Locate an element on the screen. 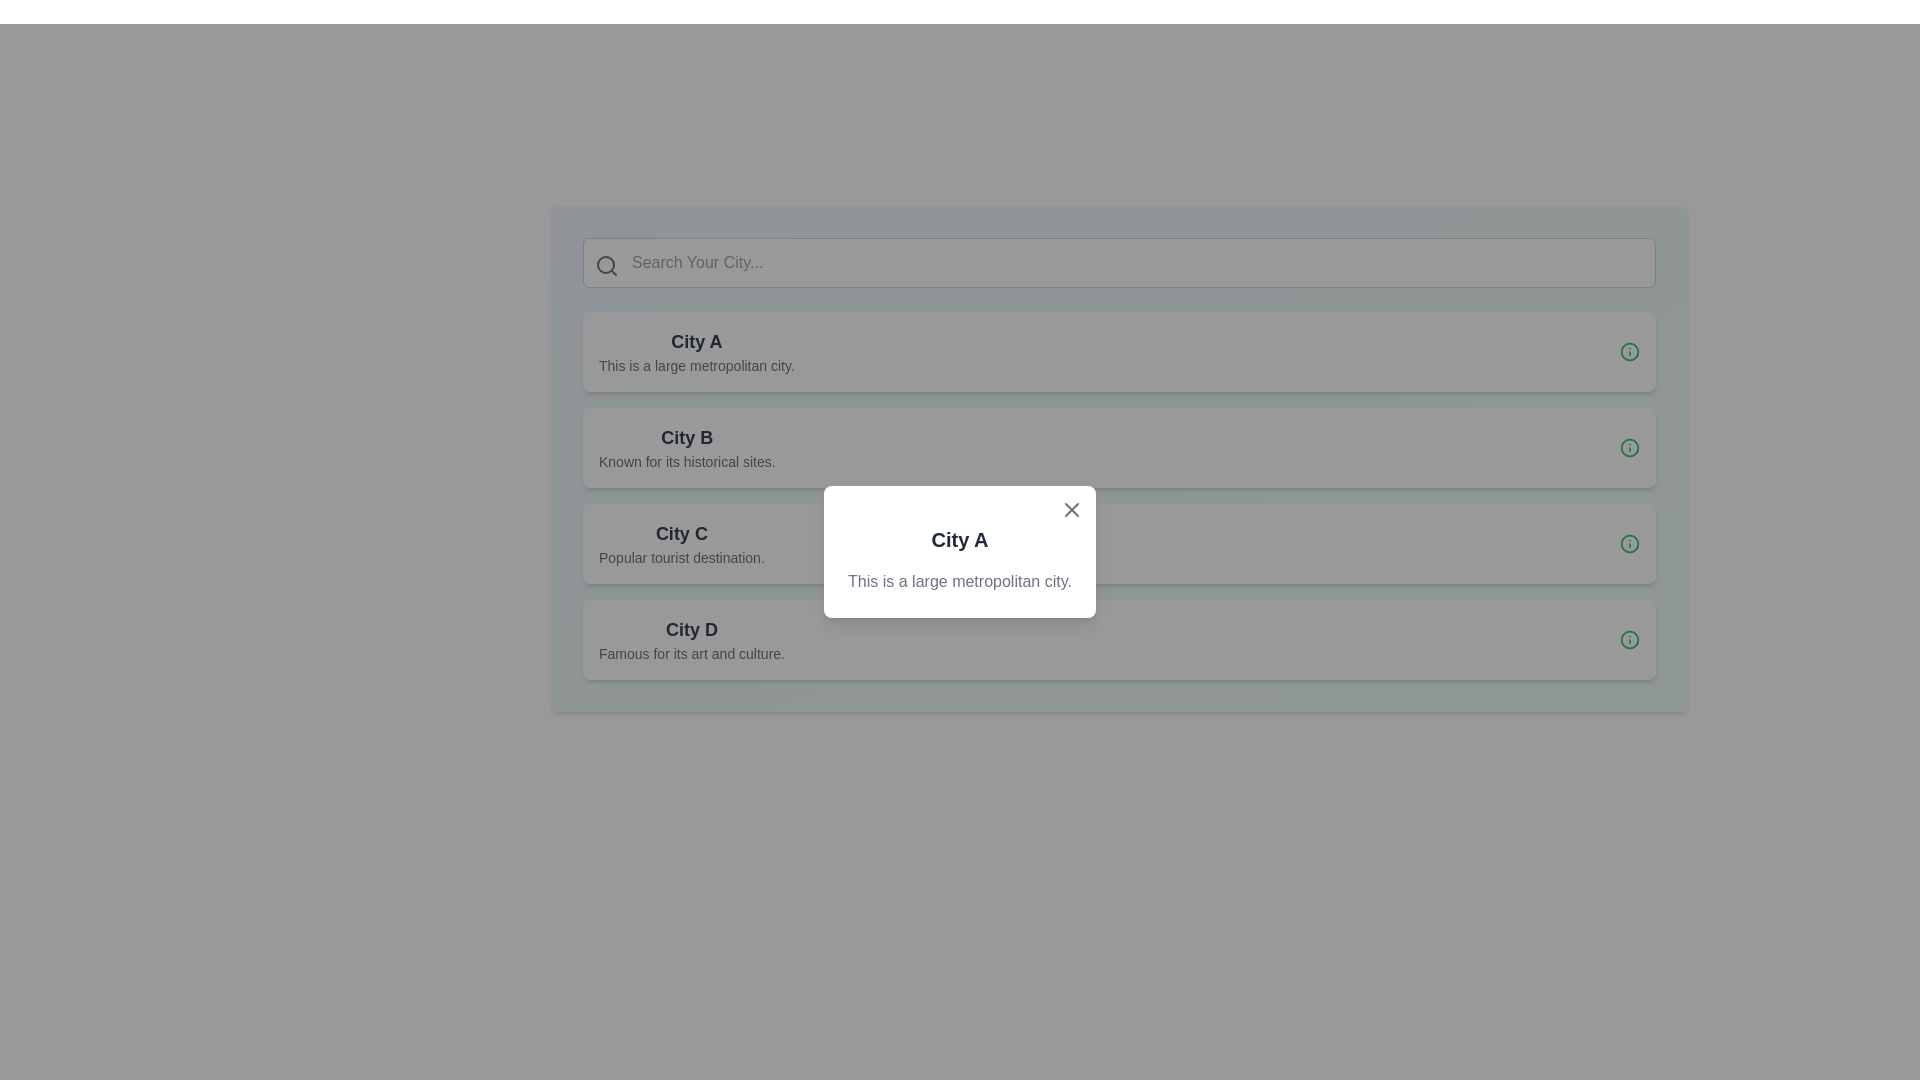 This screenshot has height=1080, width=1920. the text label pair titled 'City C' which displays 'City C' in bold and 'Popular tourist destination.' below it is located at coordinates (681, 543).